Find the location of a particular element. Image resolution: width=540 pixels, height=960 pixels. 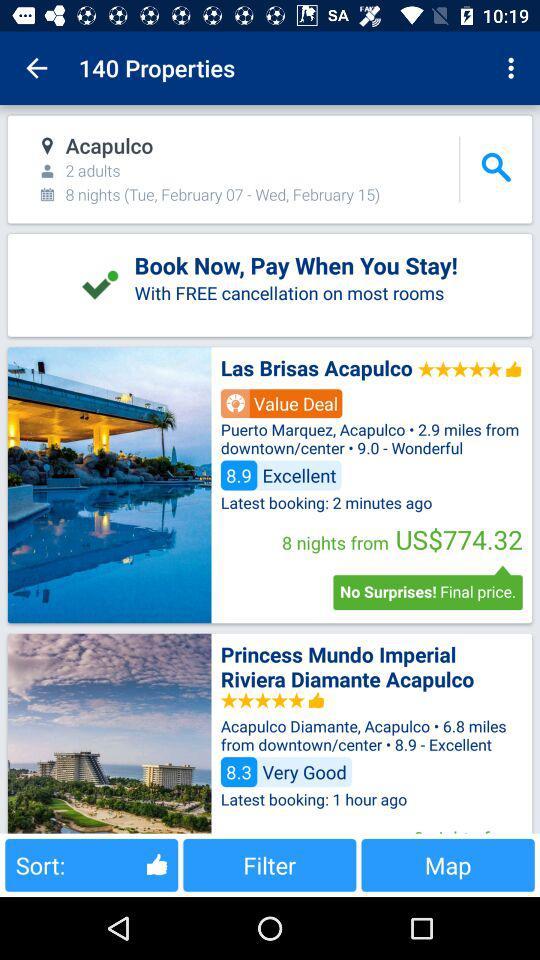

the property picture is located at coordinates (109, 732).